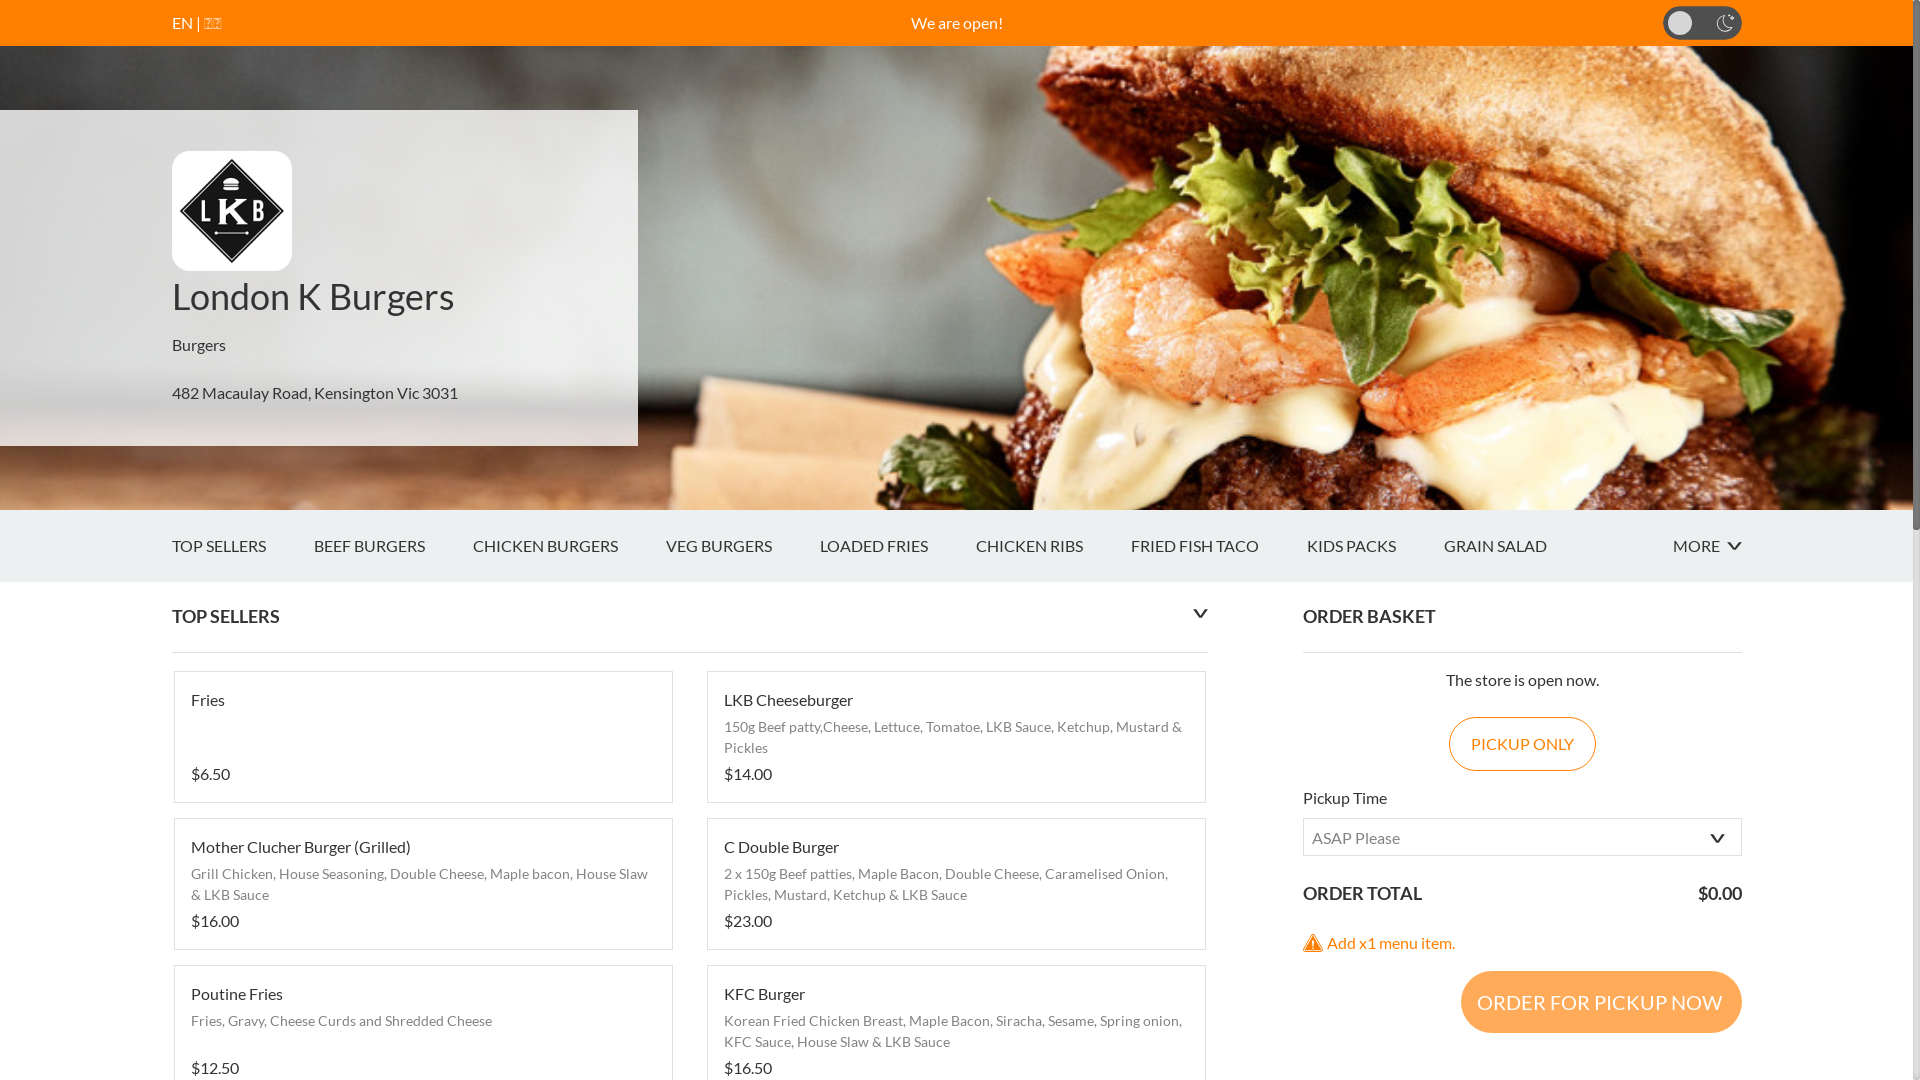 The width and height of the screenshot is (1920, 1080). What do you see at coordinates (242, 546) in the screenshot?
I see `'TOP SELLERS'` at bounding box center [242, 546].